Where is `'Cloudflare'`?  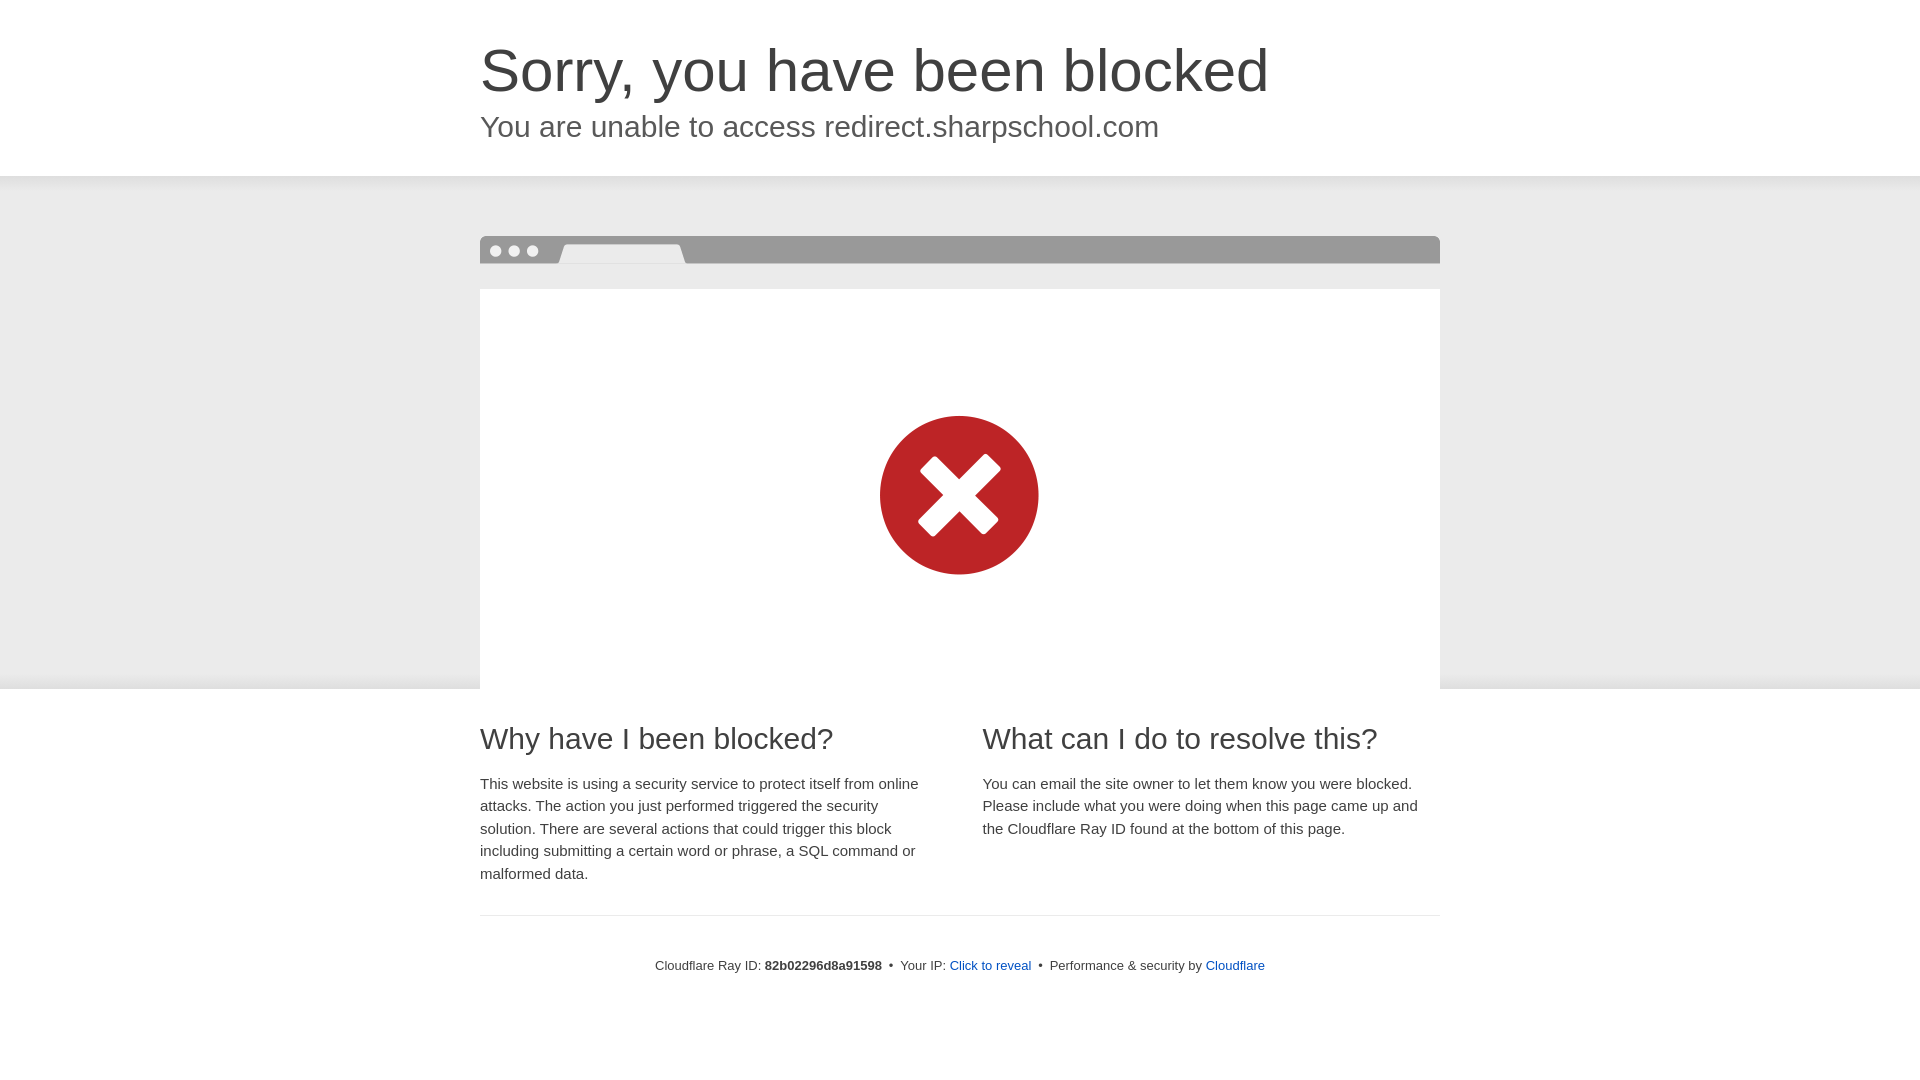
'Cloudflare' is located at coordinates (1234, 964).